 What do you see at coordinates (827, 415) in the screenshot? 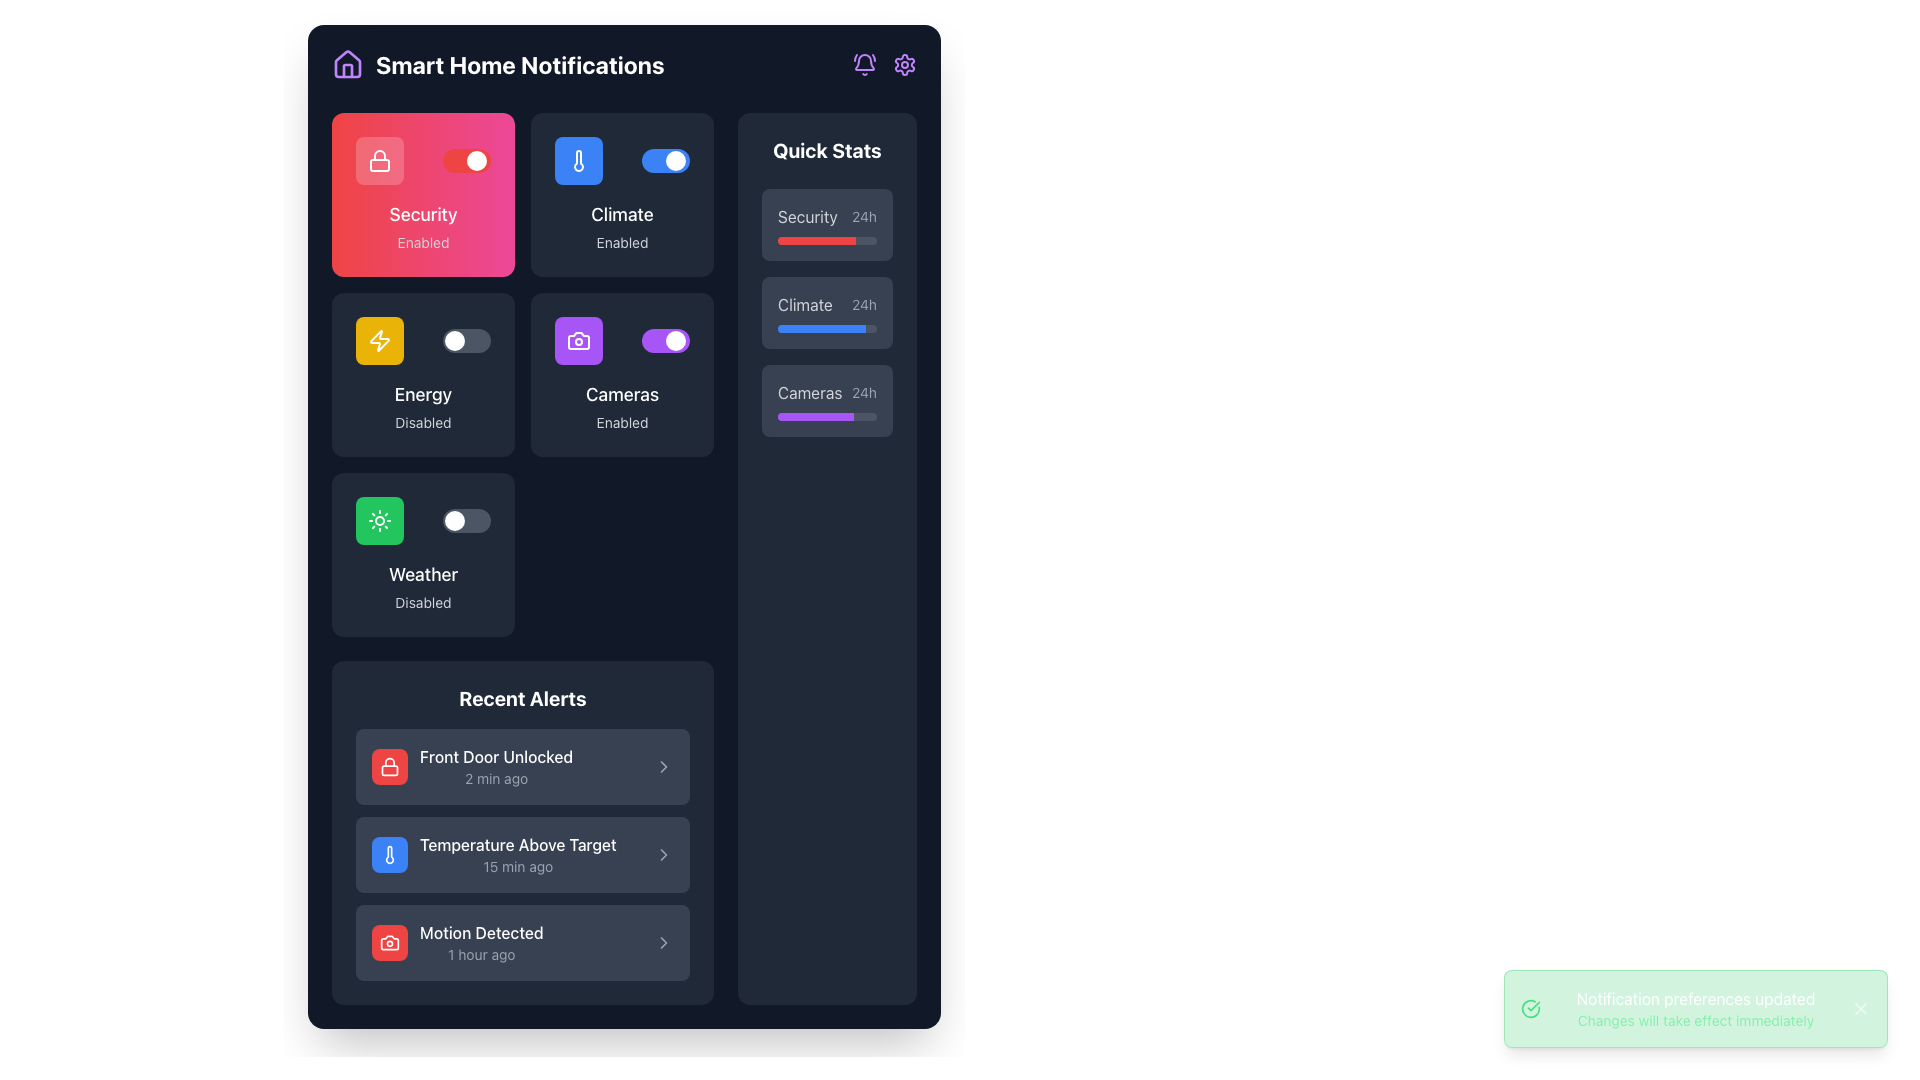
I see `the third progress bar in the 'Quick Stats' section, located below the 'Cameras 24h' label` at bounding box center [827, 415].